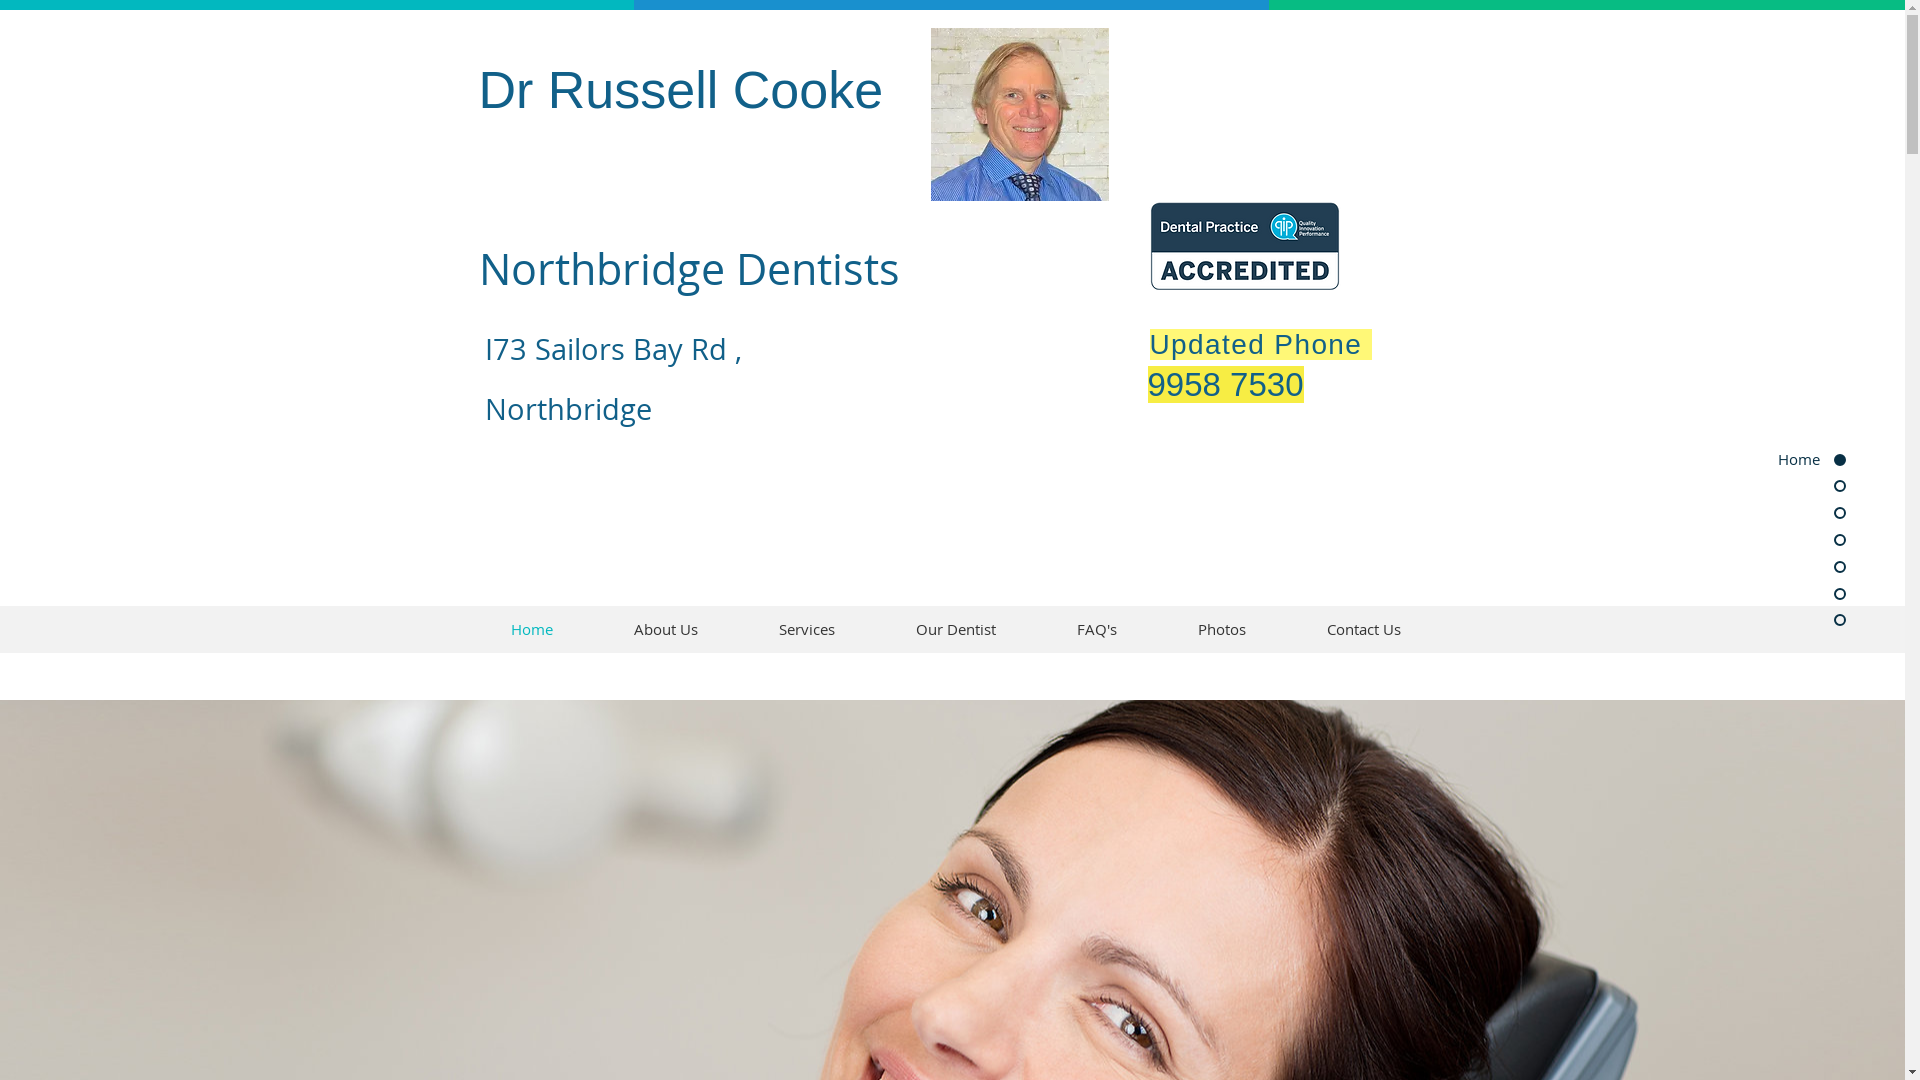 The width and height of the screenshot is (1920, 1080). Describe the element at coordinates (687, 88) in the screenshot. I see `'Dr Russell Cooke '` at that location.